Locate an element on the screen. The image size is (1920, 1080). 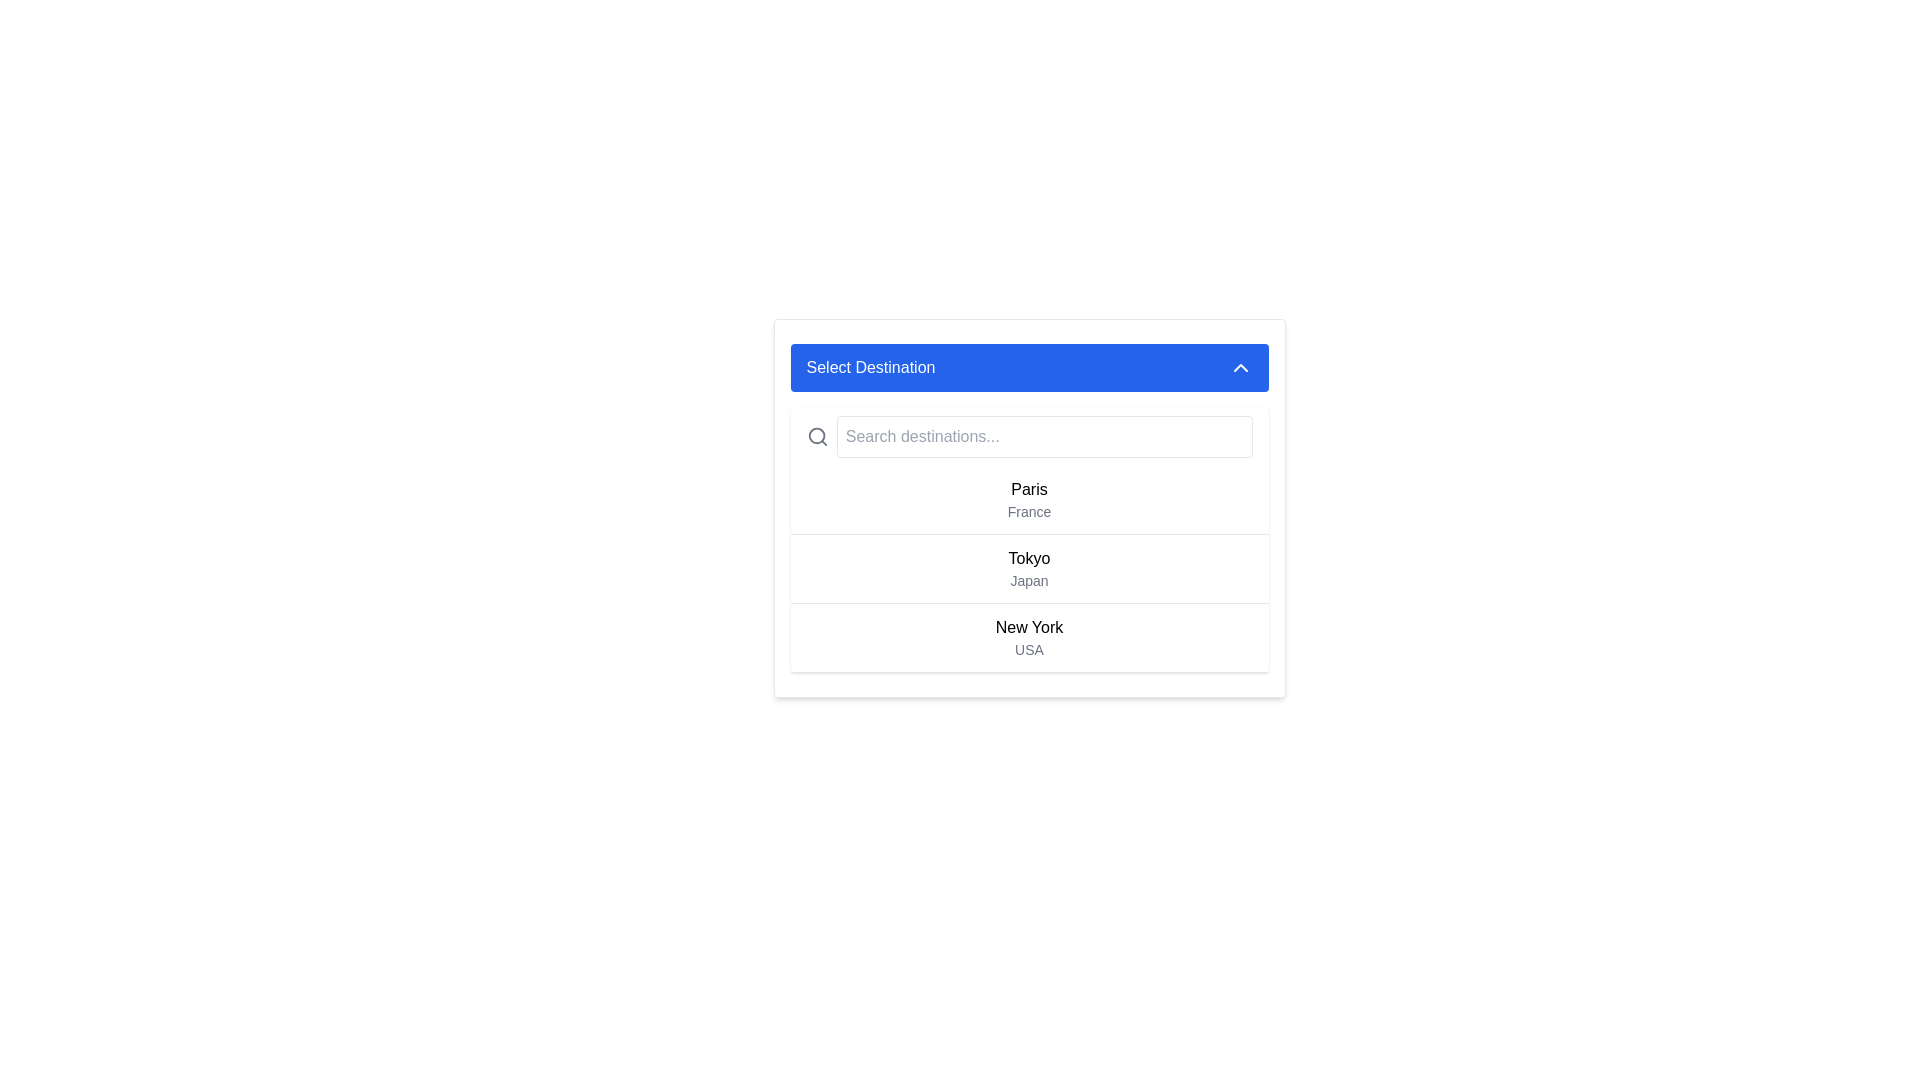
the text display element providing additional information about 'Paris', which indicates the country 'France', located centrally below the main label 'Paris' in the dropdown list is located at coordinates (1029, 511).